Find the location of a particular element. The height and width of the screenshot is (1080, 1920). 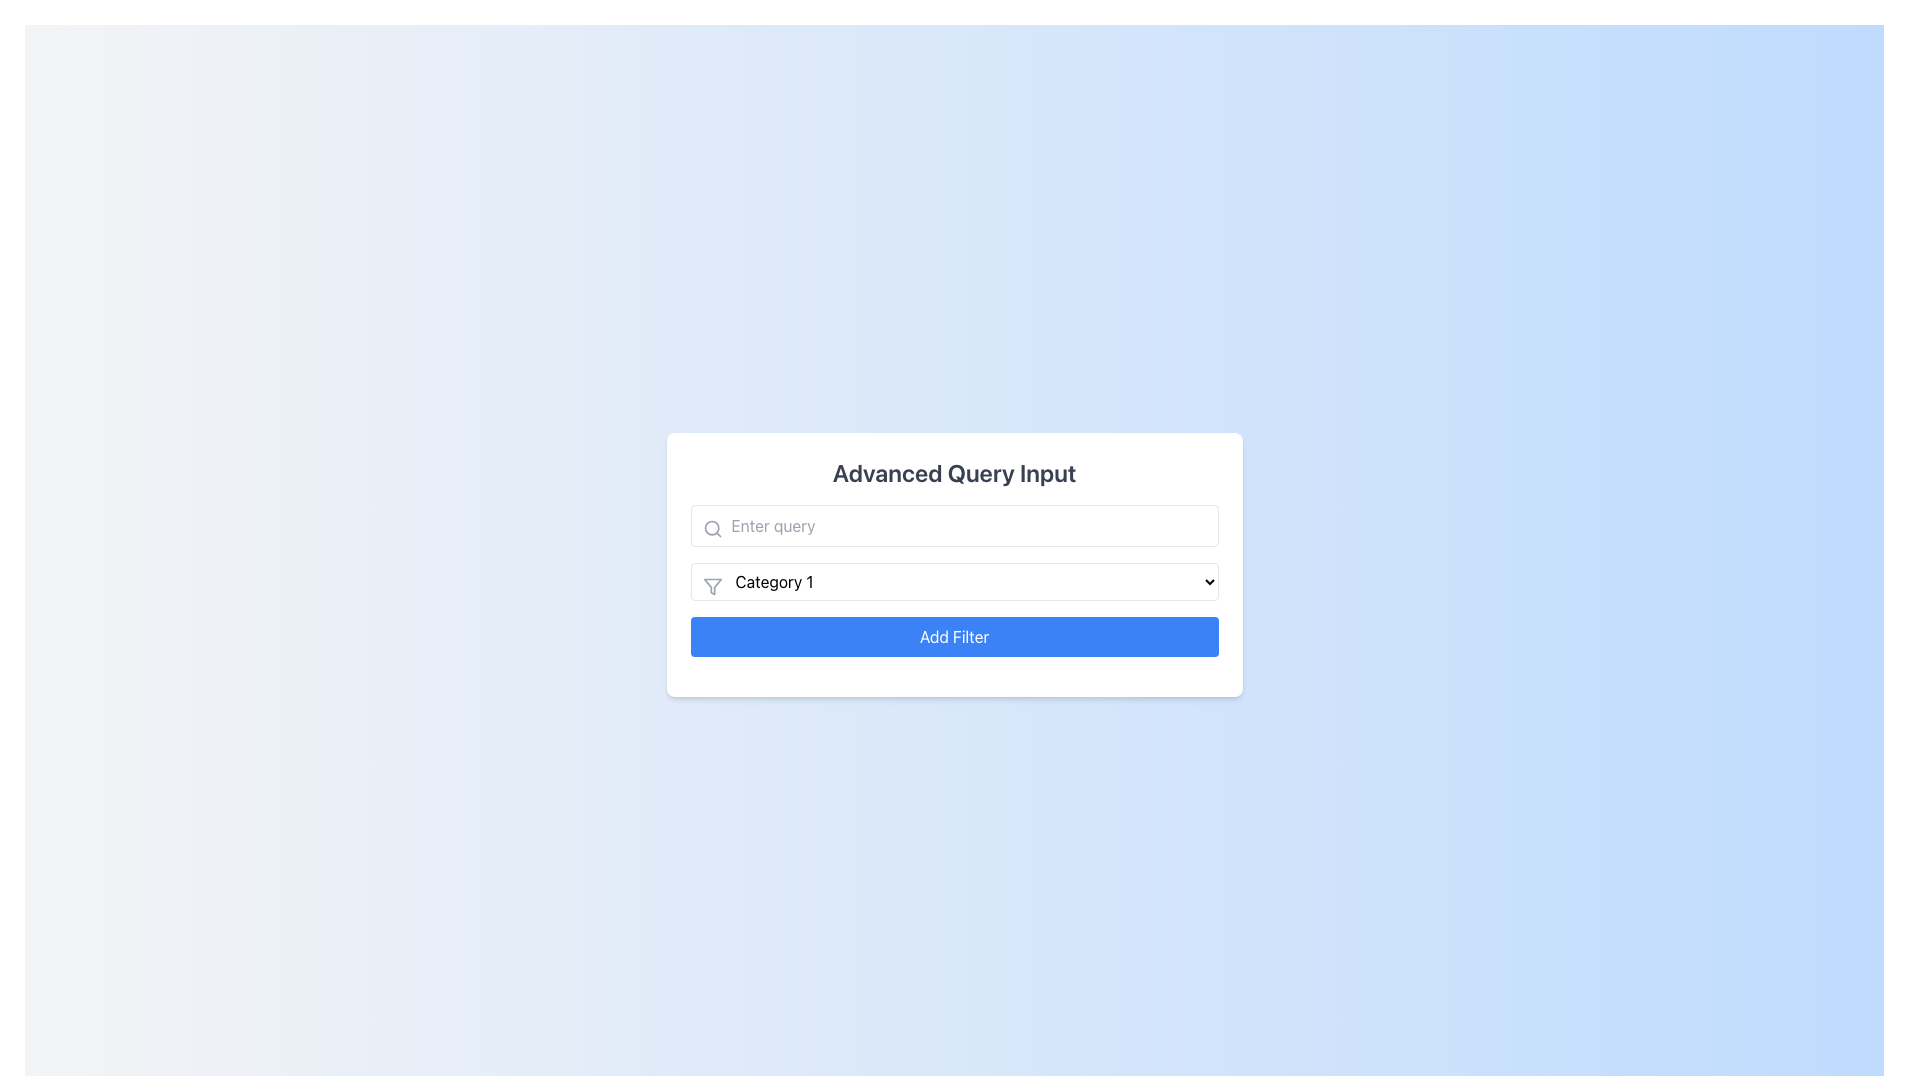

the 'Add Filter' button, which has a blue background and white text, located within the 'Advanced Query Input' section is located at coordinates (953, 636).